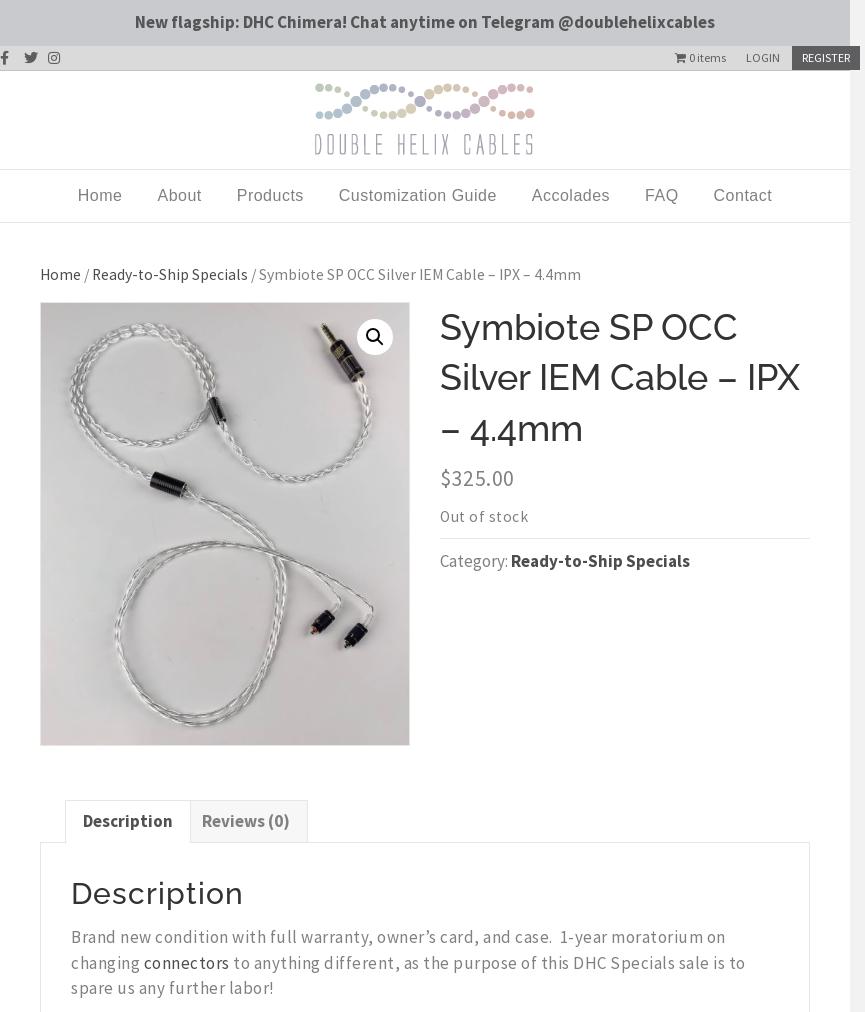  Describe the element at coordinates (824, 55) in the screenshot. I see `'REGISTER'` at that location.